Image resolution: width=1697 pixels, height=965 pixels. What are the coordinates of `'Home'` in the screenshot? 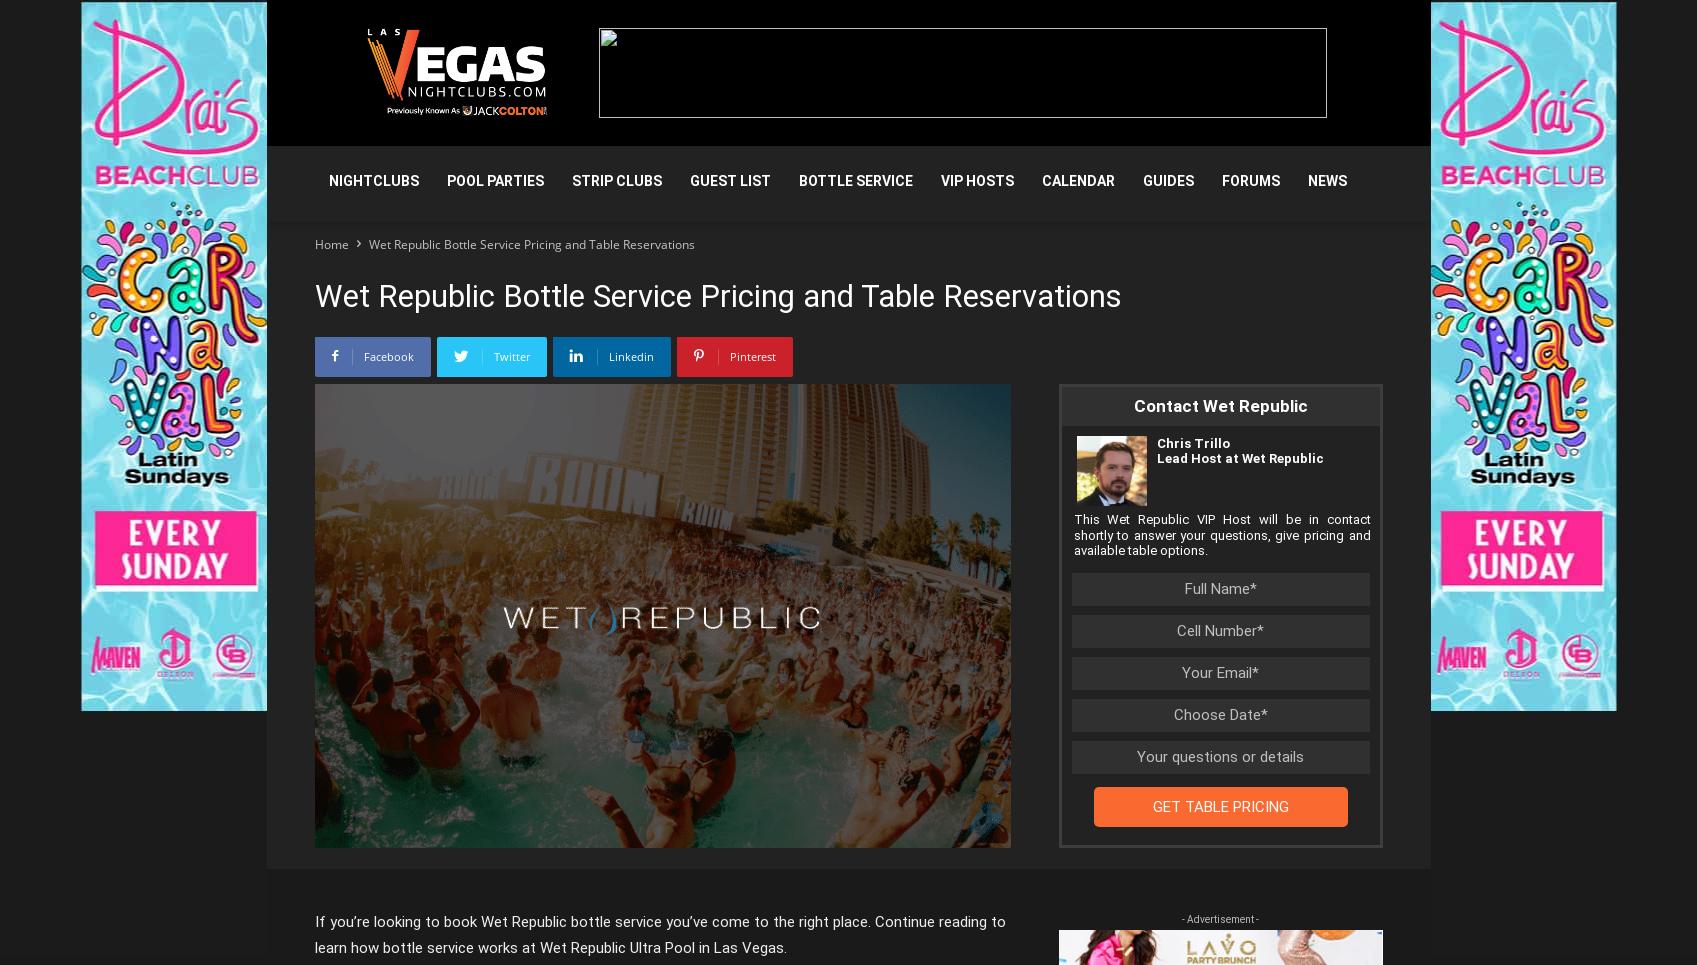 It's located at (331, 243).